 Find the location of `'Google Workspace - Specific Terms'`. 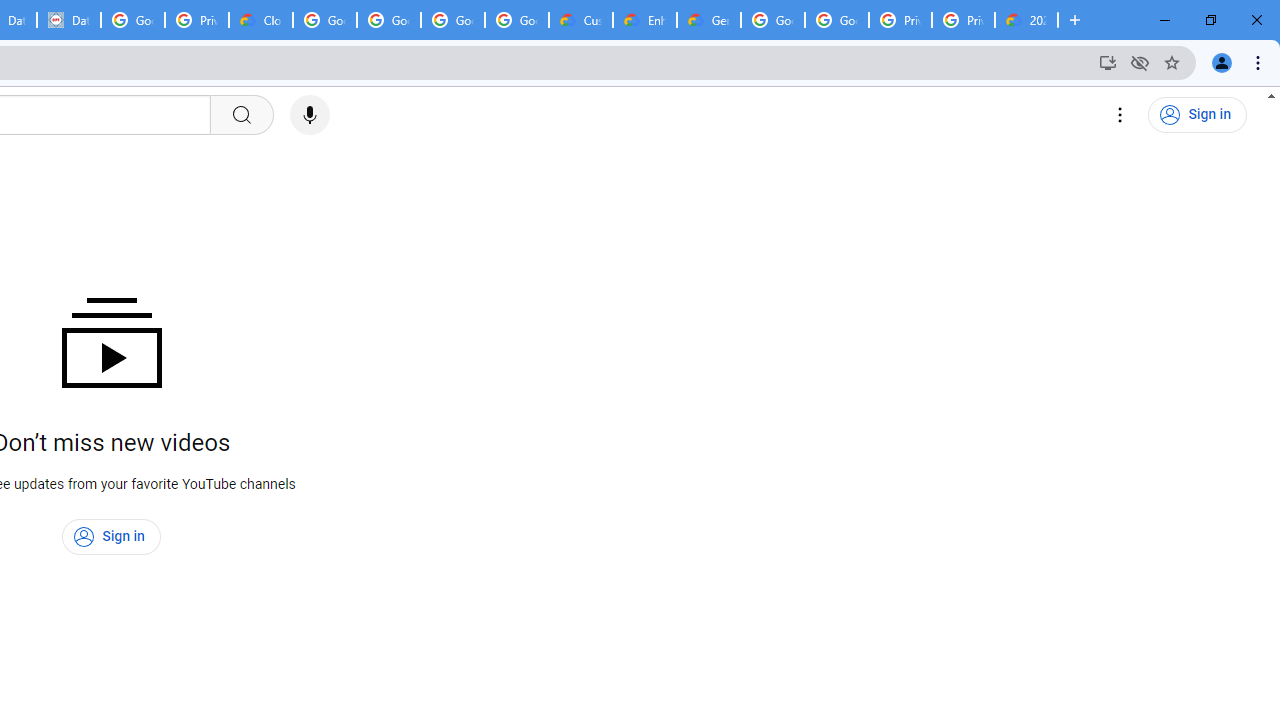

'Google Workspace - Specific Terms' is located at coordinates (452, 20).